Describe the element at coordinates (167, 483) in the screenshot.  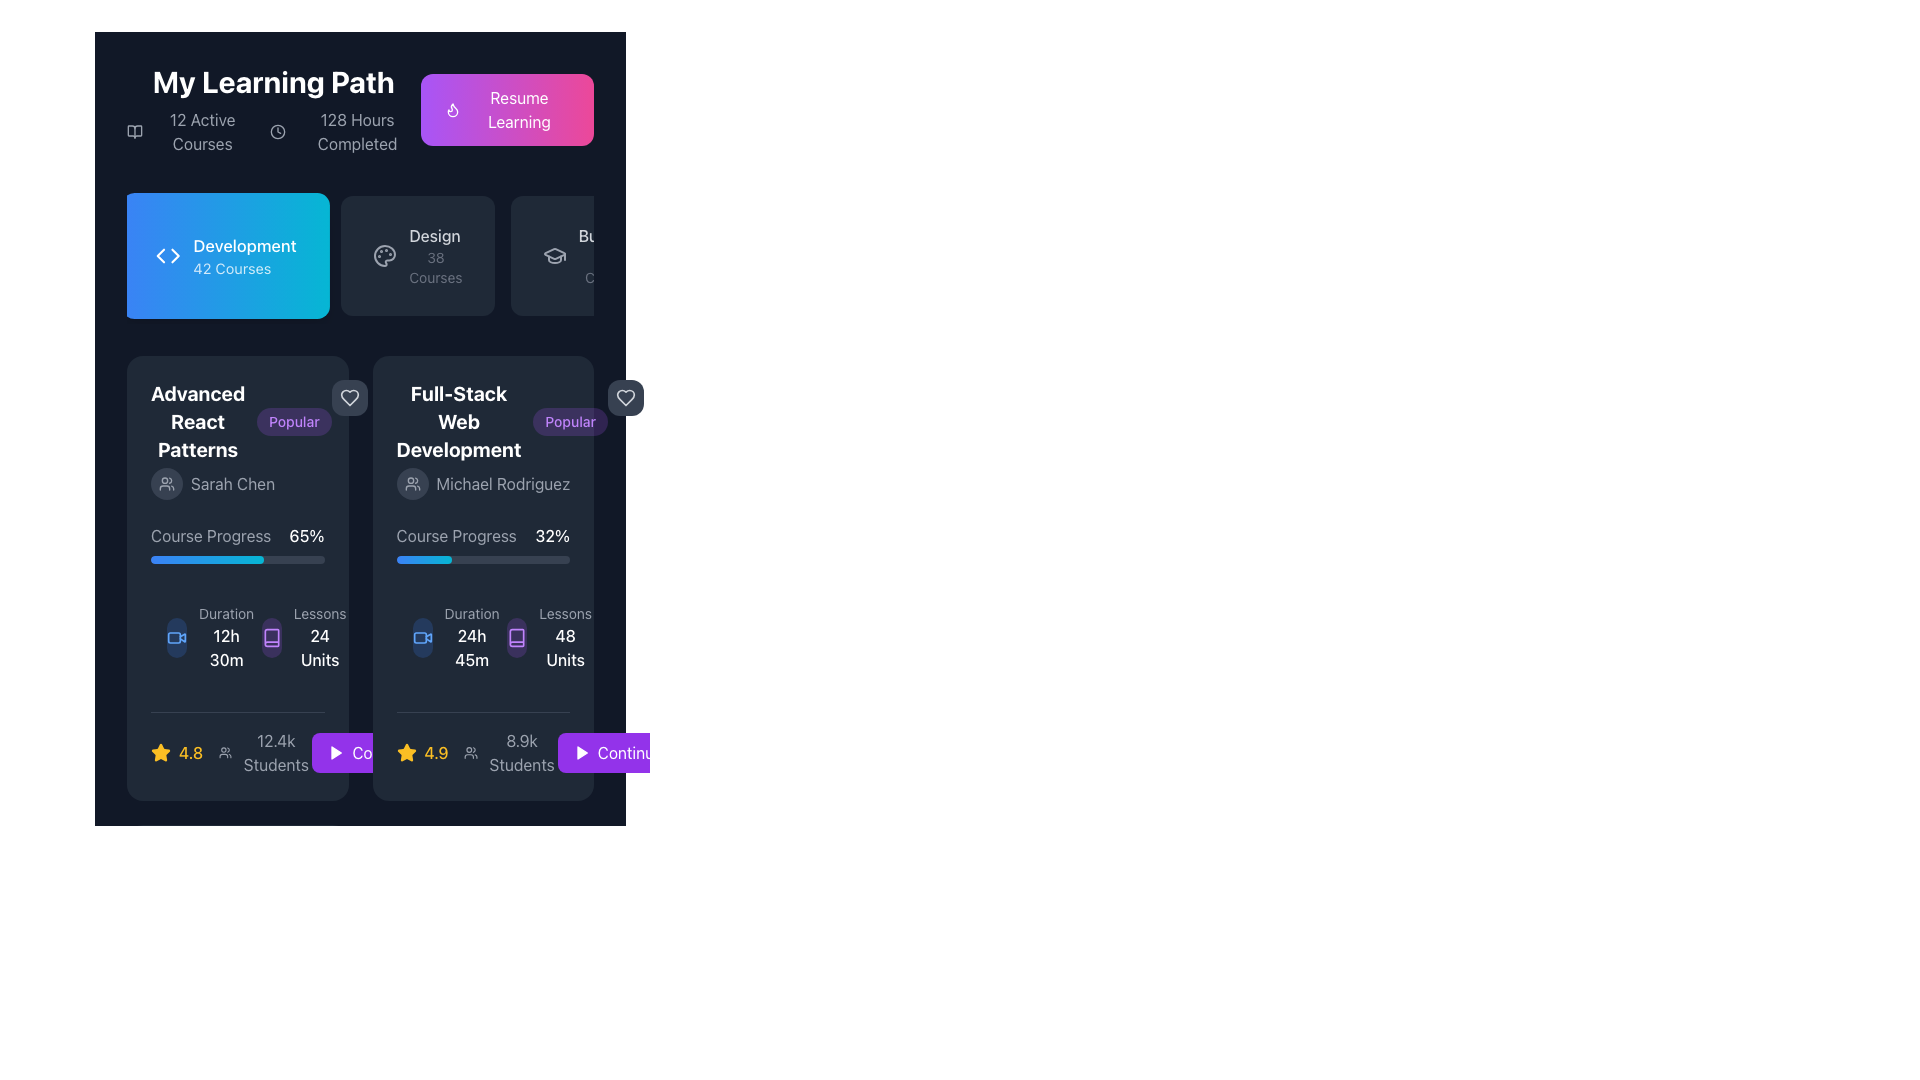
I see `the circular icon or avatar indicator with a dark gray background that features a user or group silhouette, located to the left of the text 'Sarah Chen'` at that location.